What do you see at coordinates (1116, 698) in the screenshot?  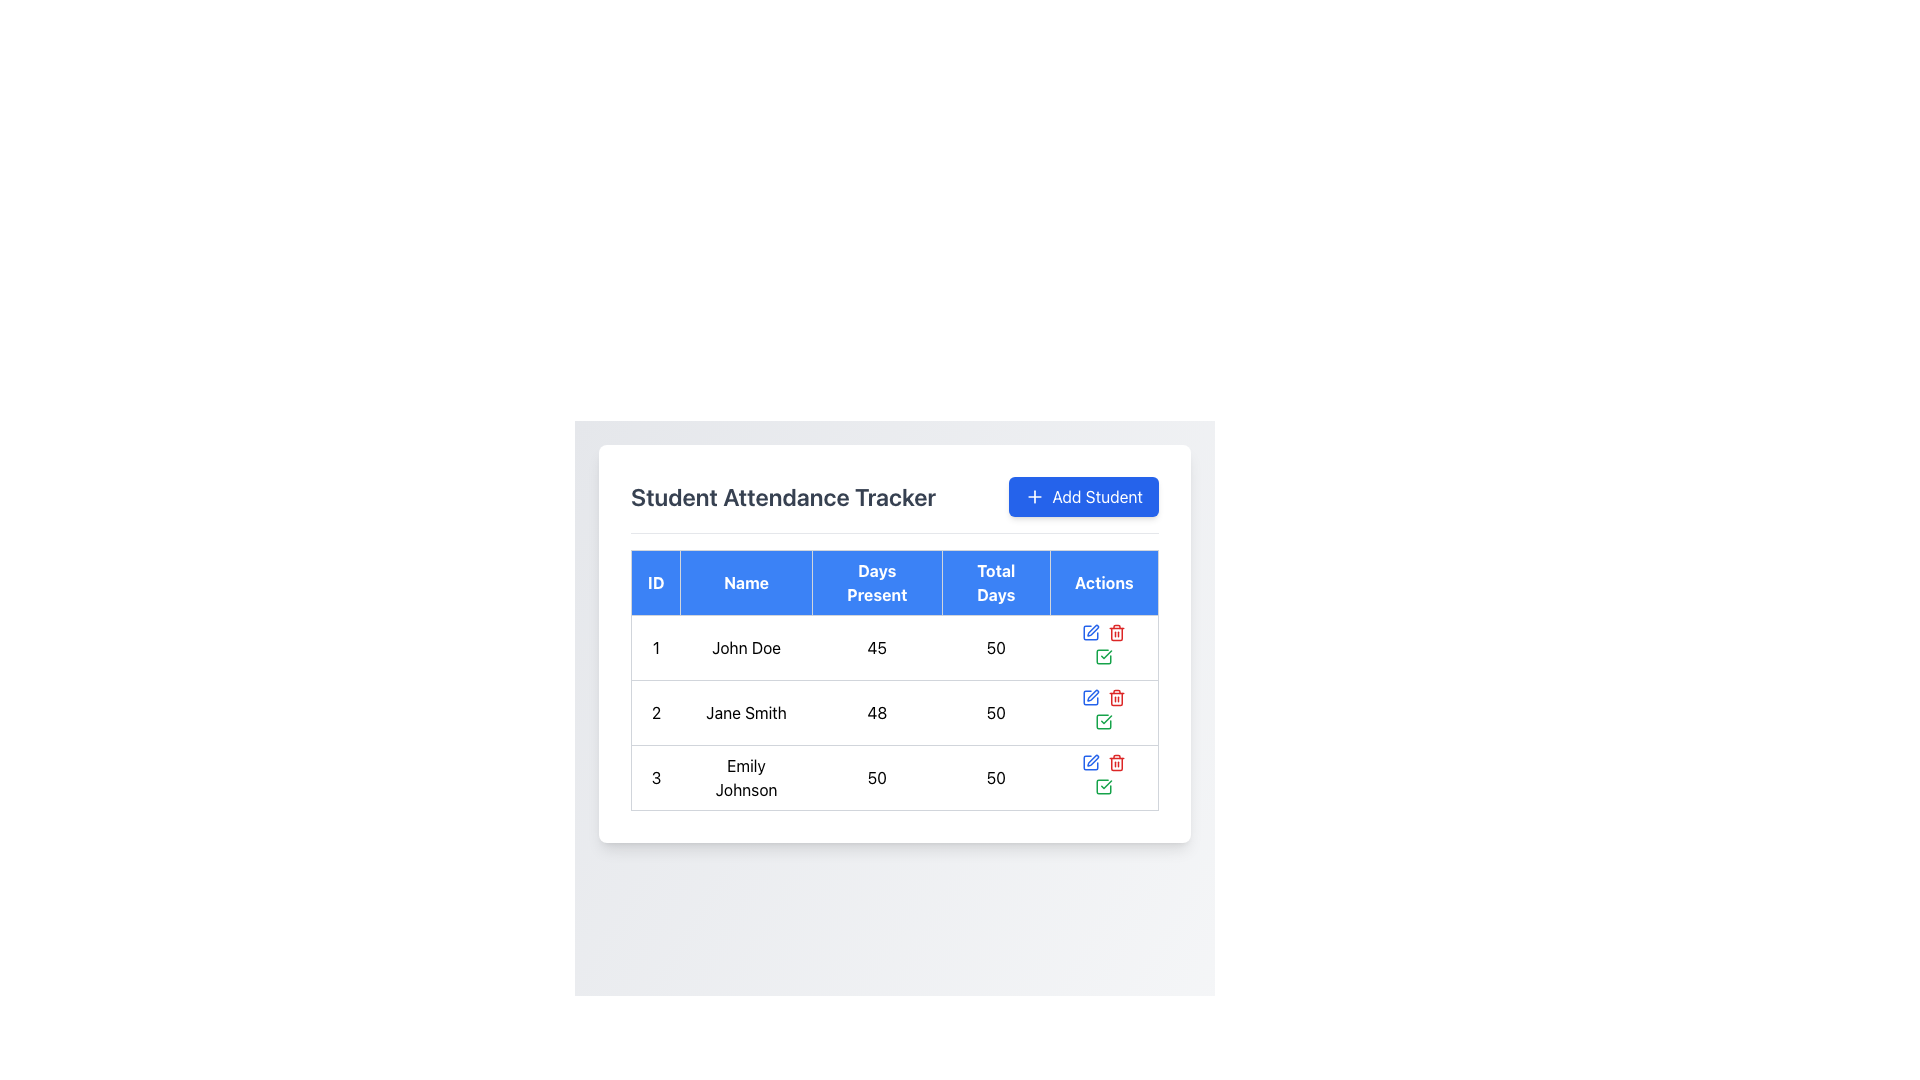 I see `the trash can icon representing the deletion action for the student named Jane Smith in the attendance tracker` at bounding box center [1116, 698].